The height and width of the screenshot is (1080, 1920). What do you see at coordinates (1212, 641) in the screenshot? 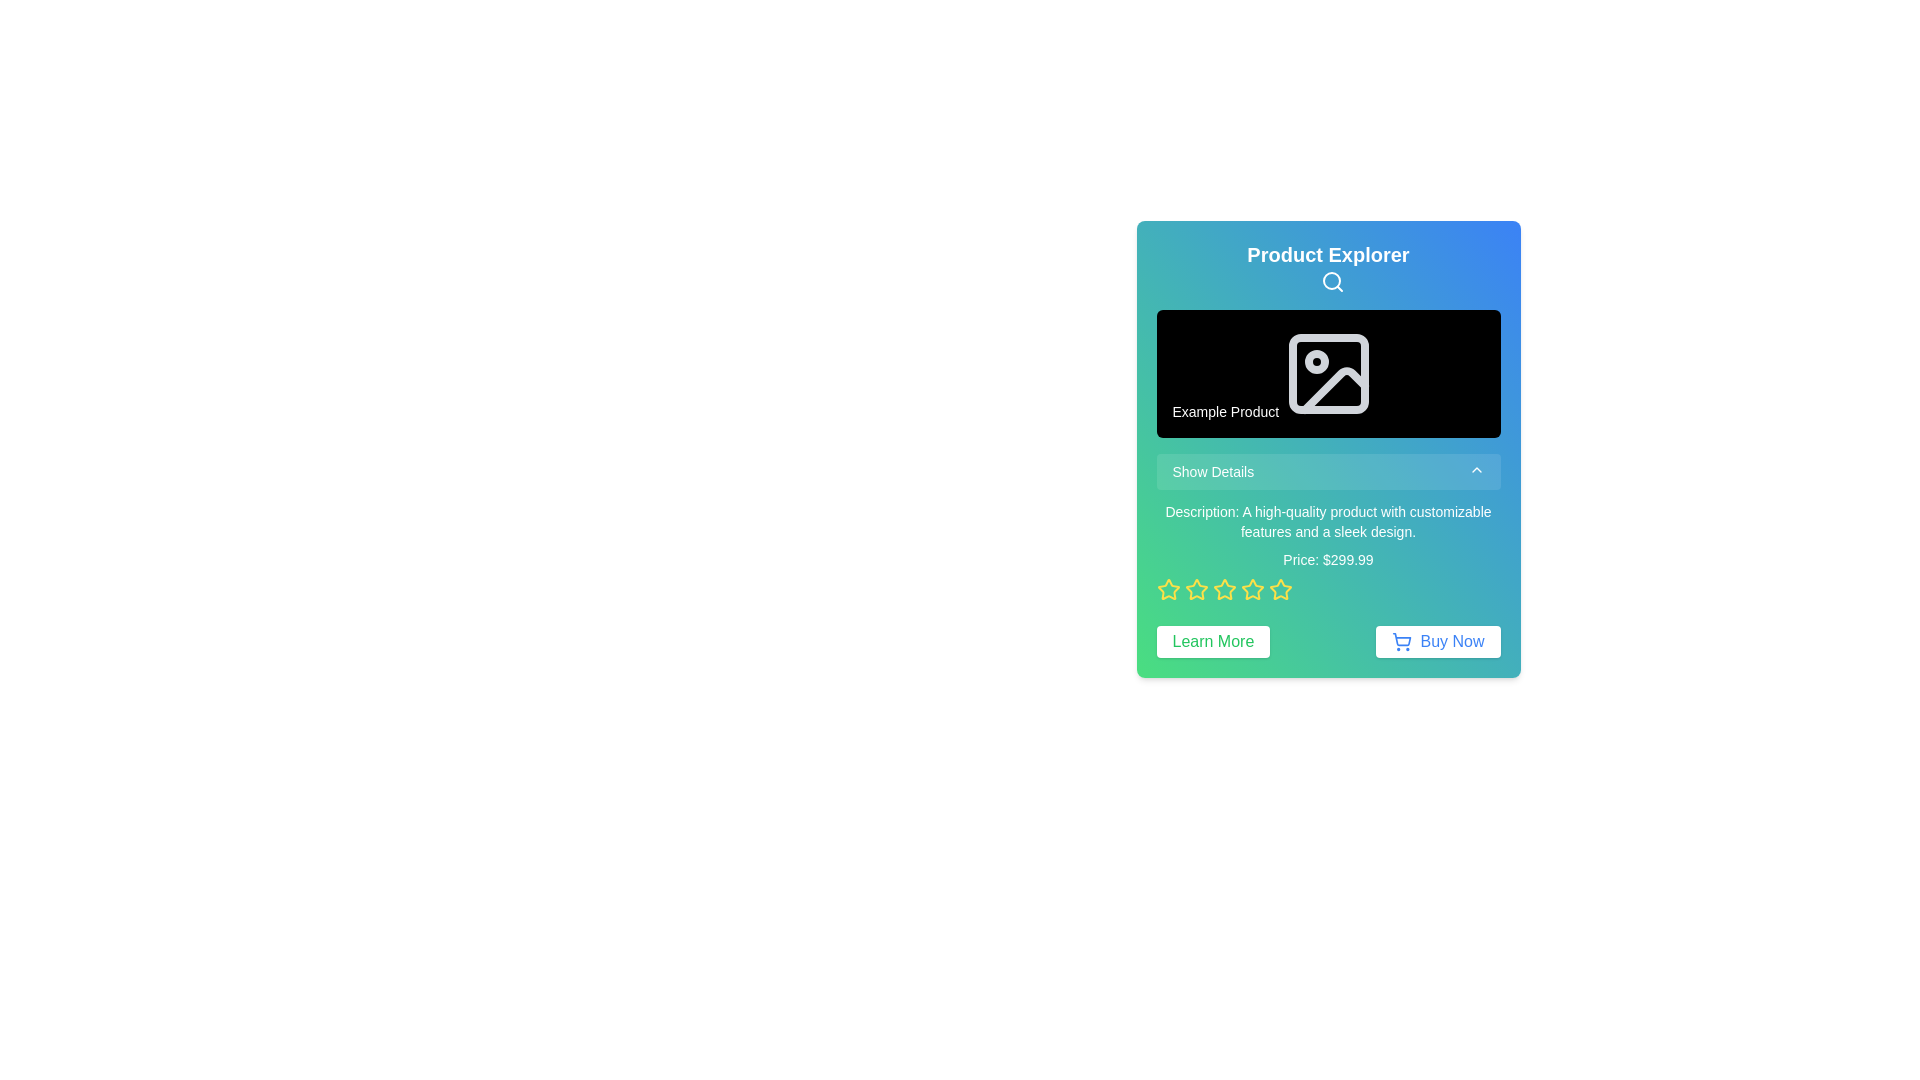
I see `the 'Learn More' button, which is a rectangular button with rounded edges, green text on a white background, positioned below a rating section and to the left of the 'Buy Now' button` at bounding box center [1212, 641].